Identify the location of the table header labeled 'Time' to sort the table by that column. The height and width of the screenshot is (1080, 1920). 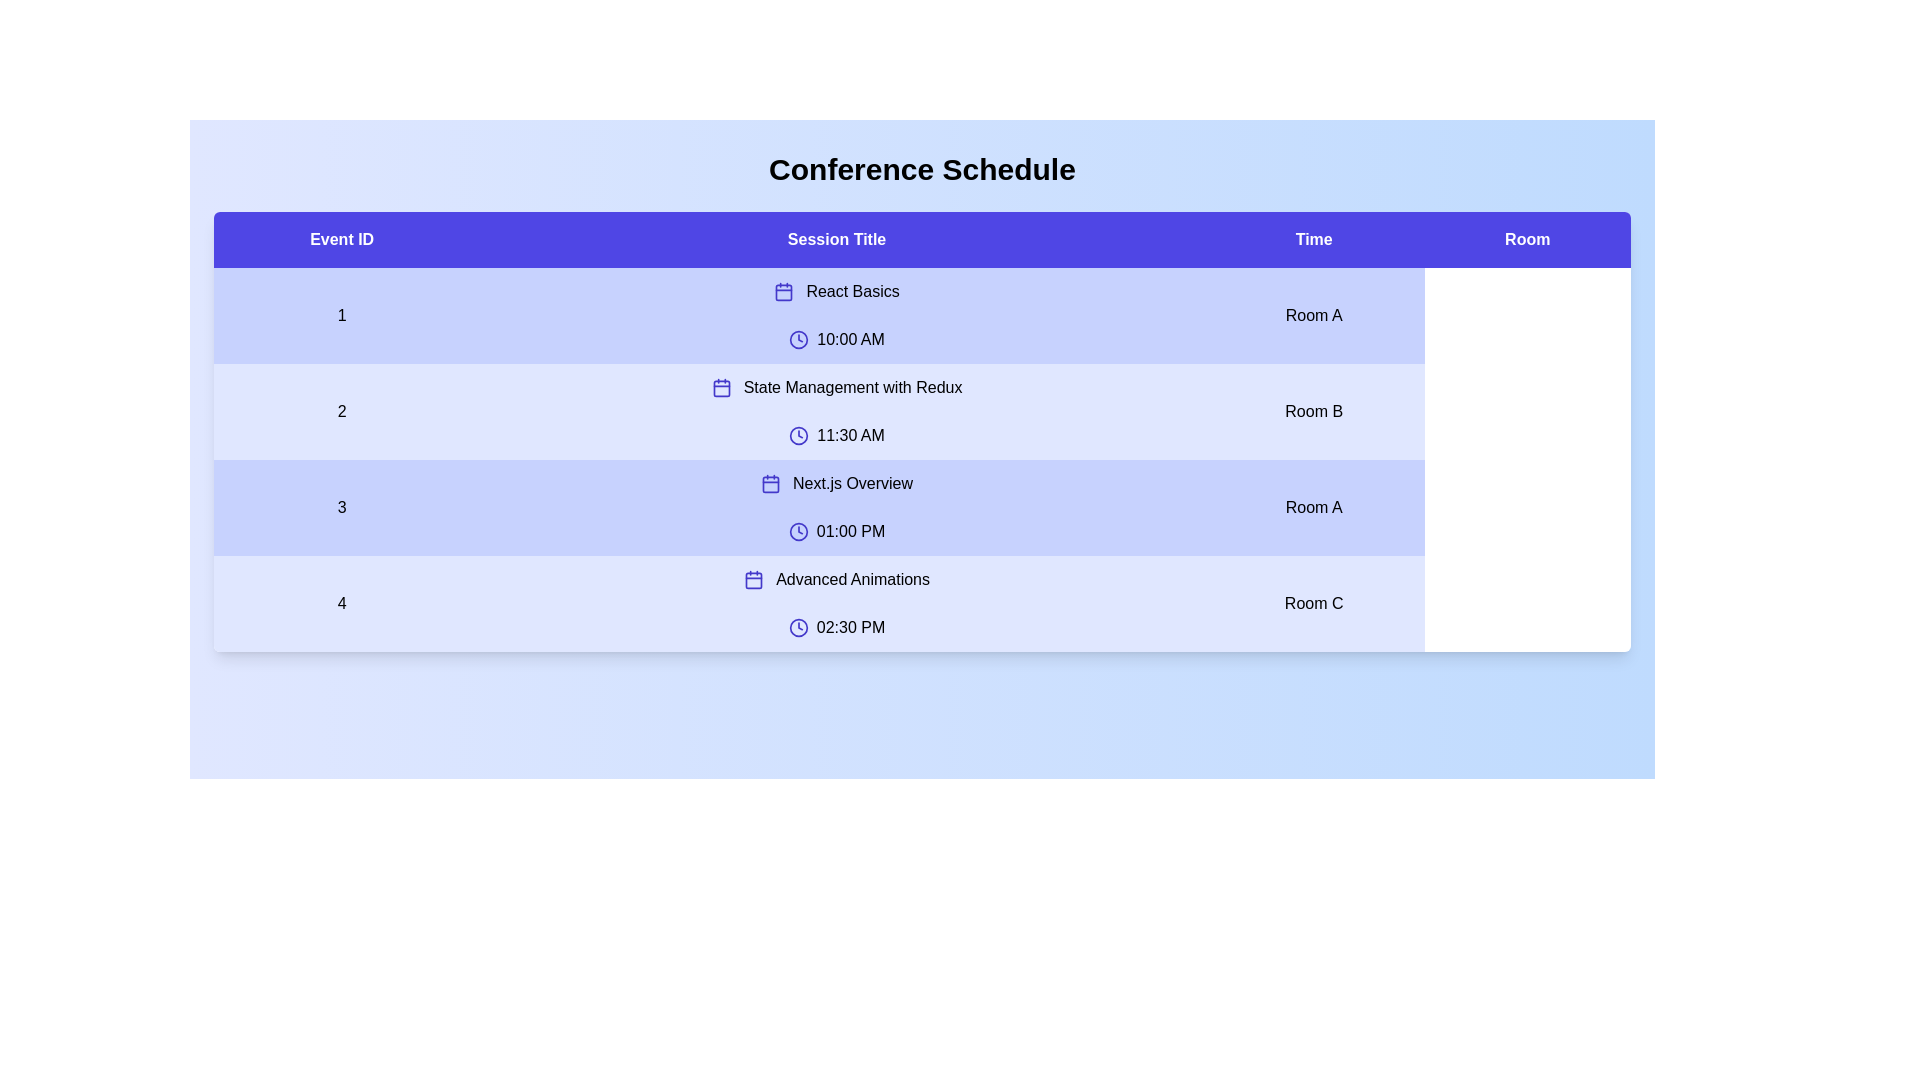
(1314, 238).